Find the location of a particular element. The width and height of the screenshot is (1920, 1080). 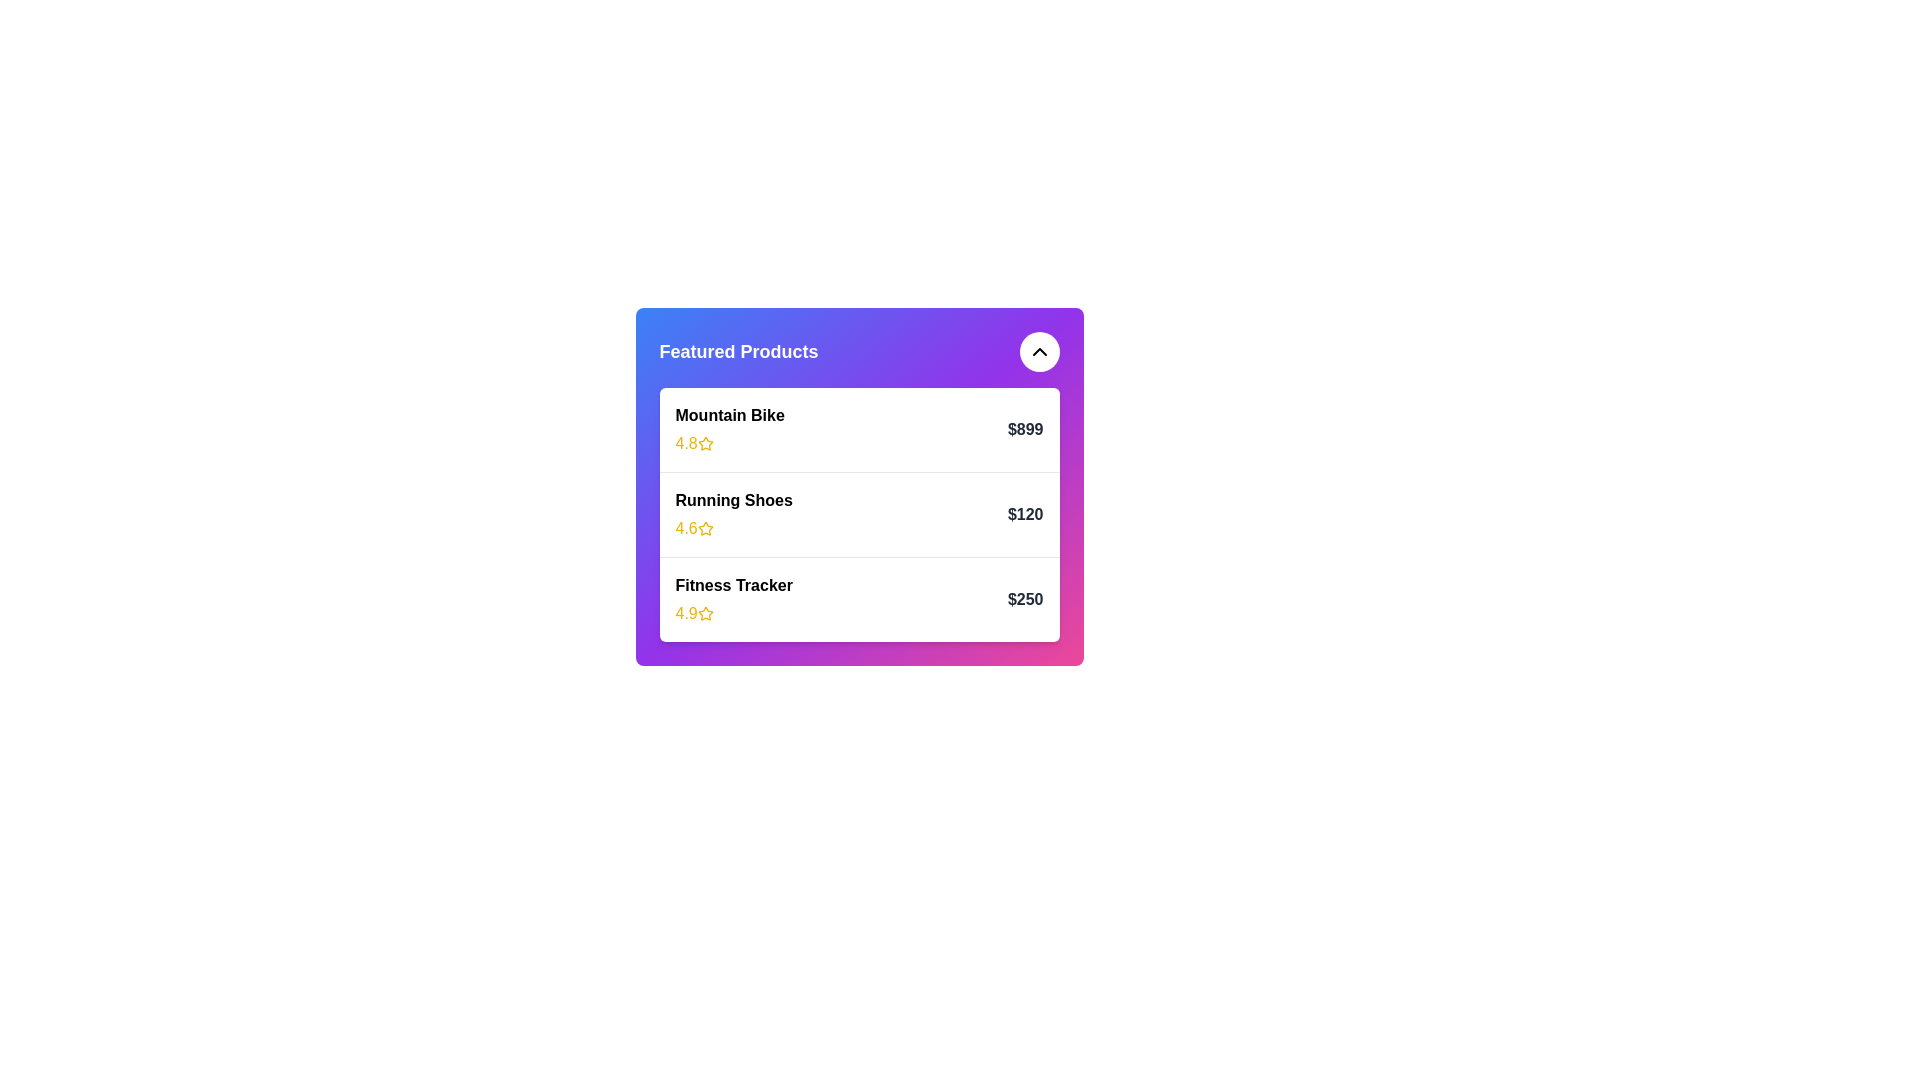

'Mountain Bike' text element located at the top of the 'Featured Products' list by clicking on it is located at coordinates (729, 428).